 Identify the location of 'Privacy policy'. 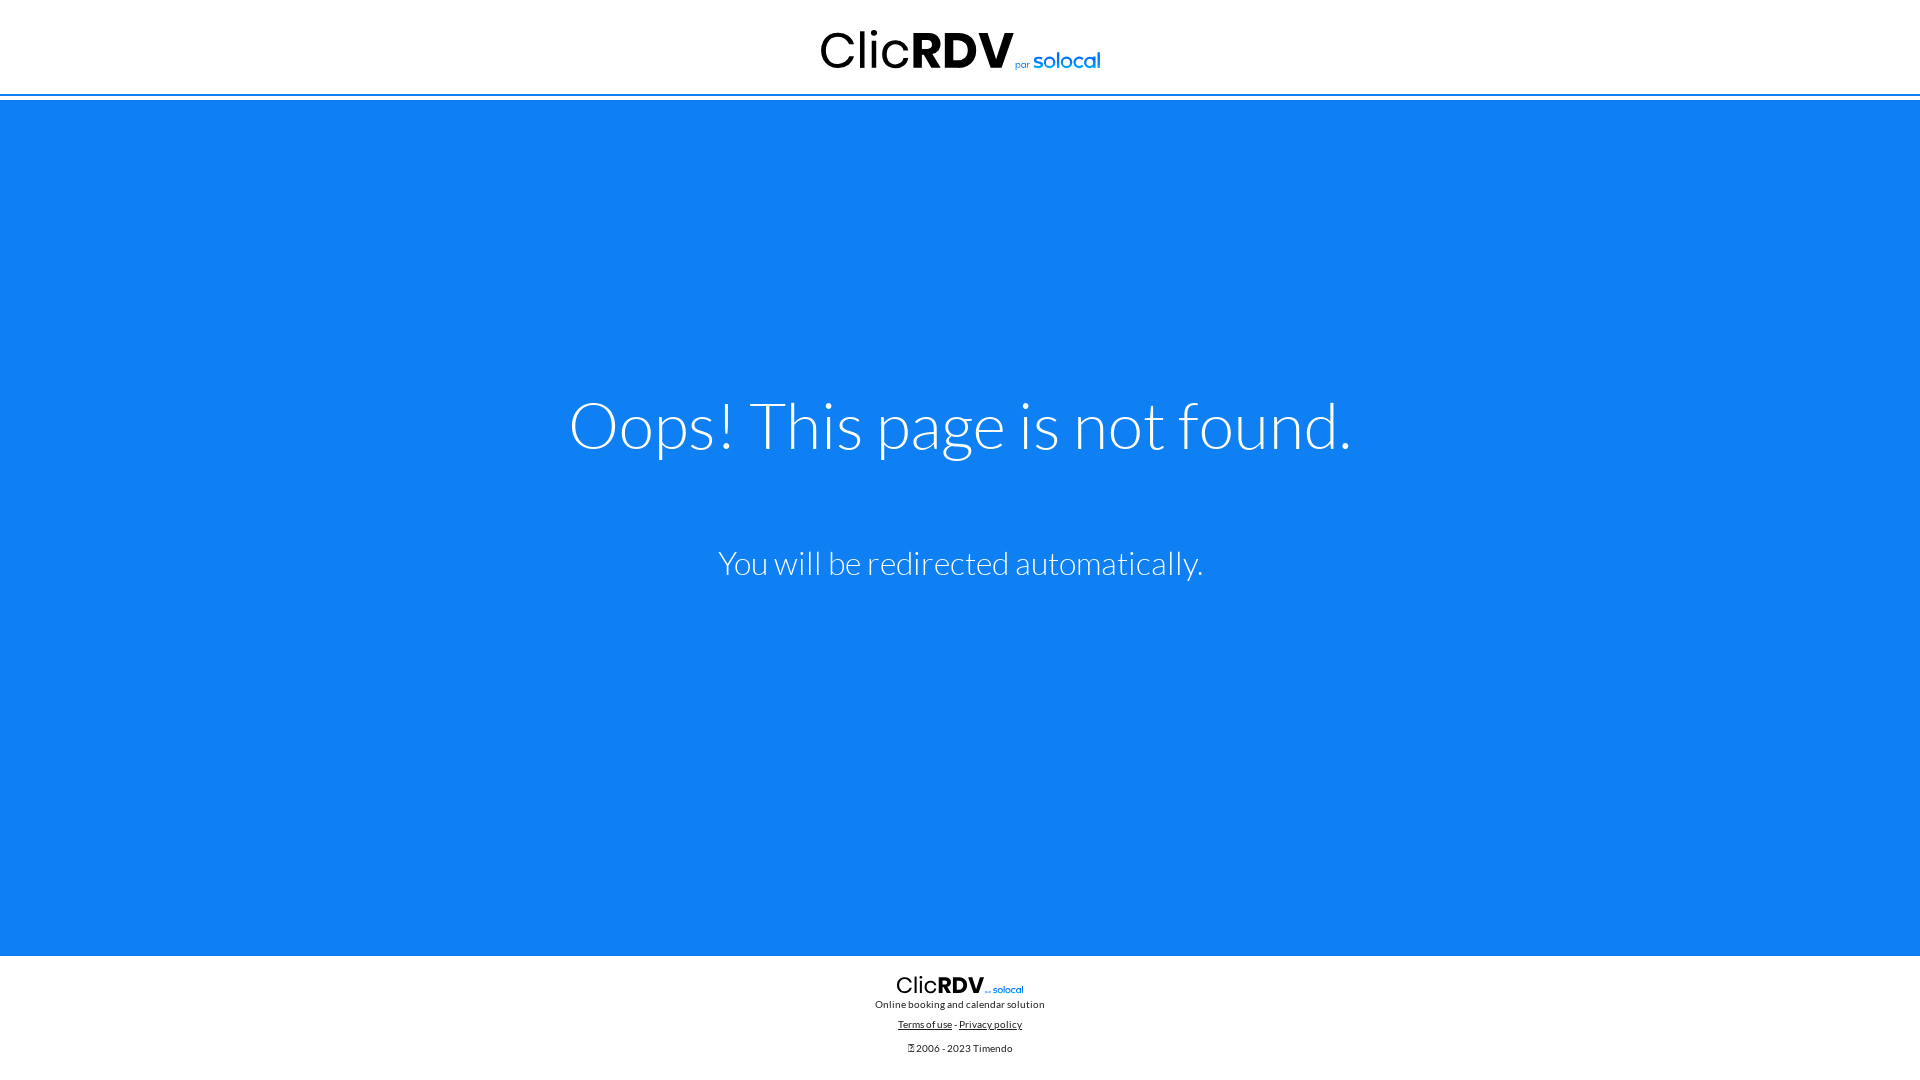
(990, 1023).